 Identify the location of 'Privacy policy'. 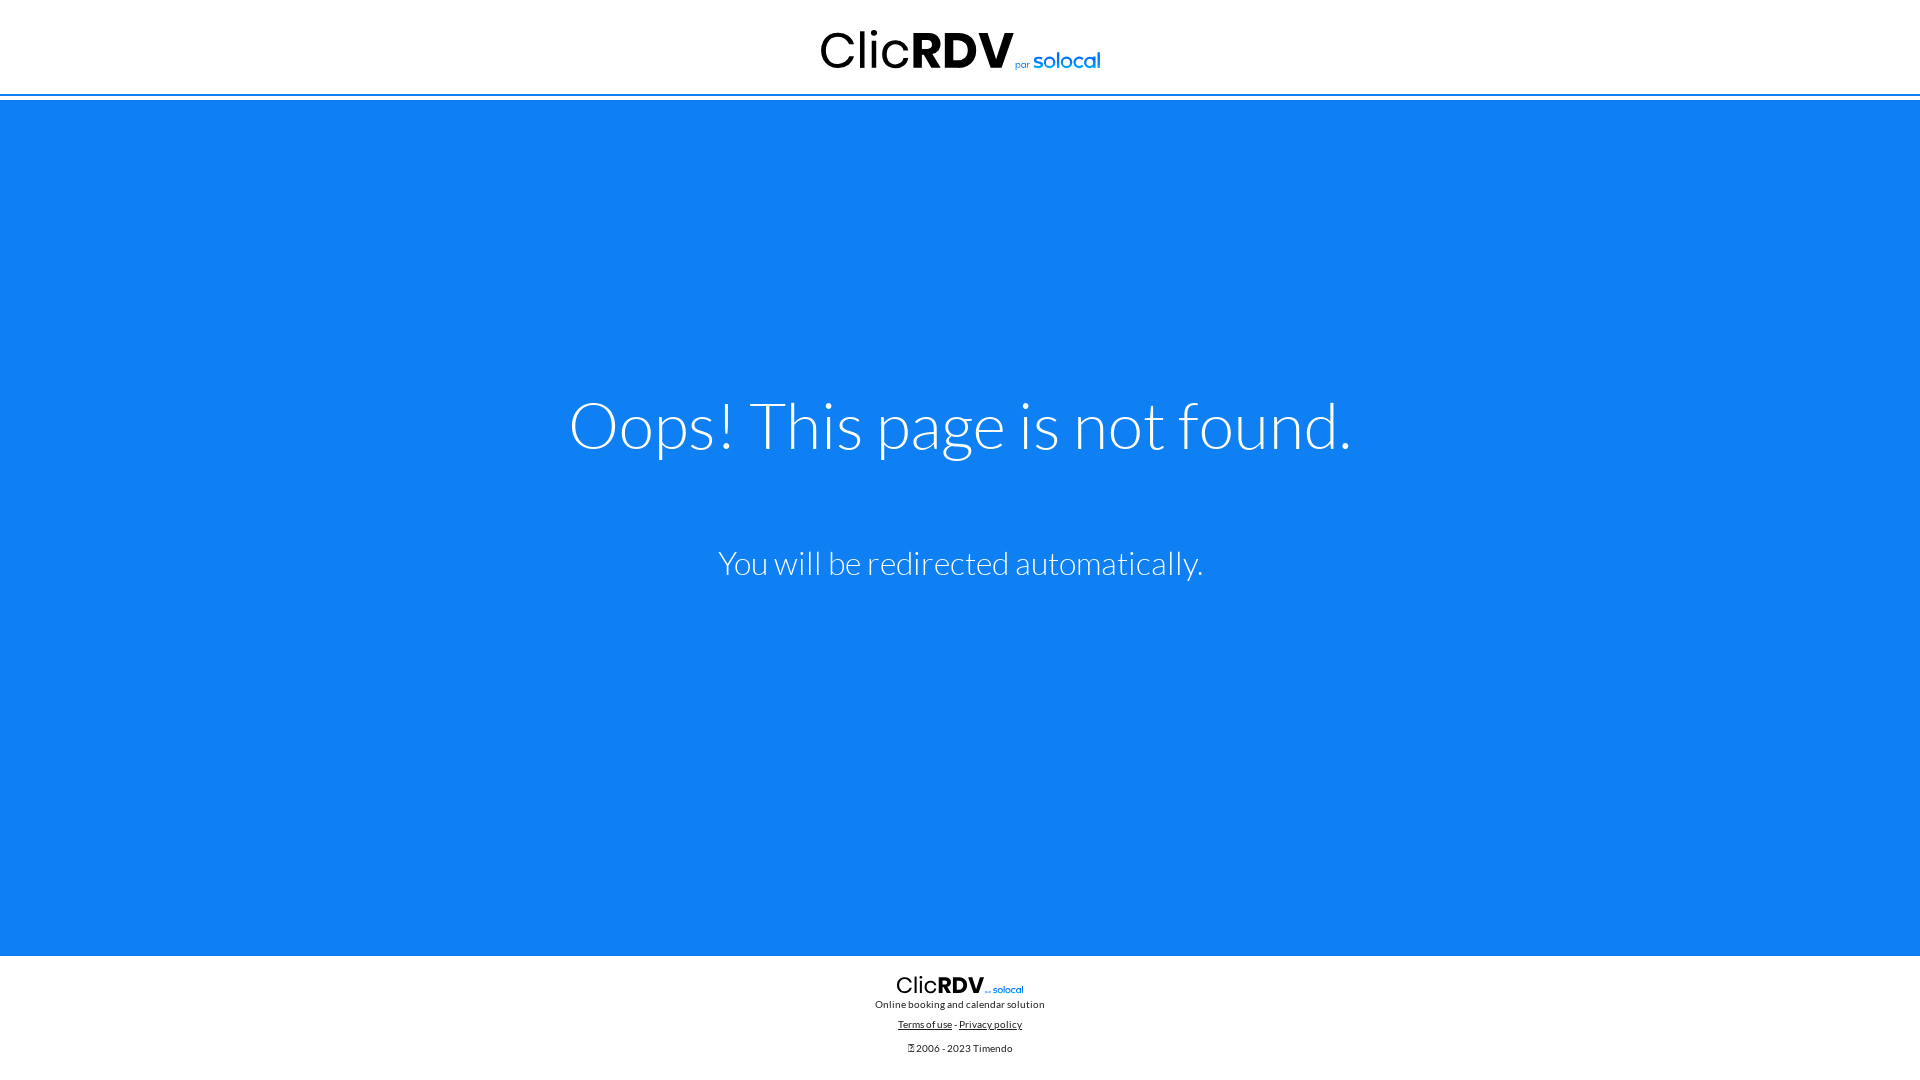
(990, 1023).